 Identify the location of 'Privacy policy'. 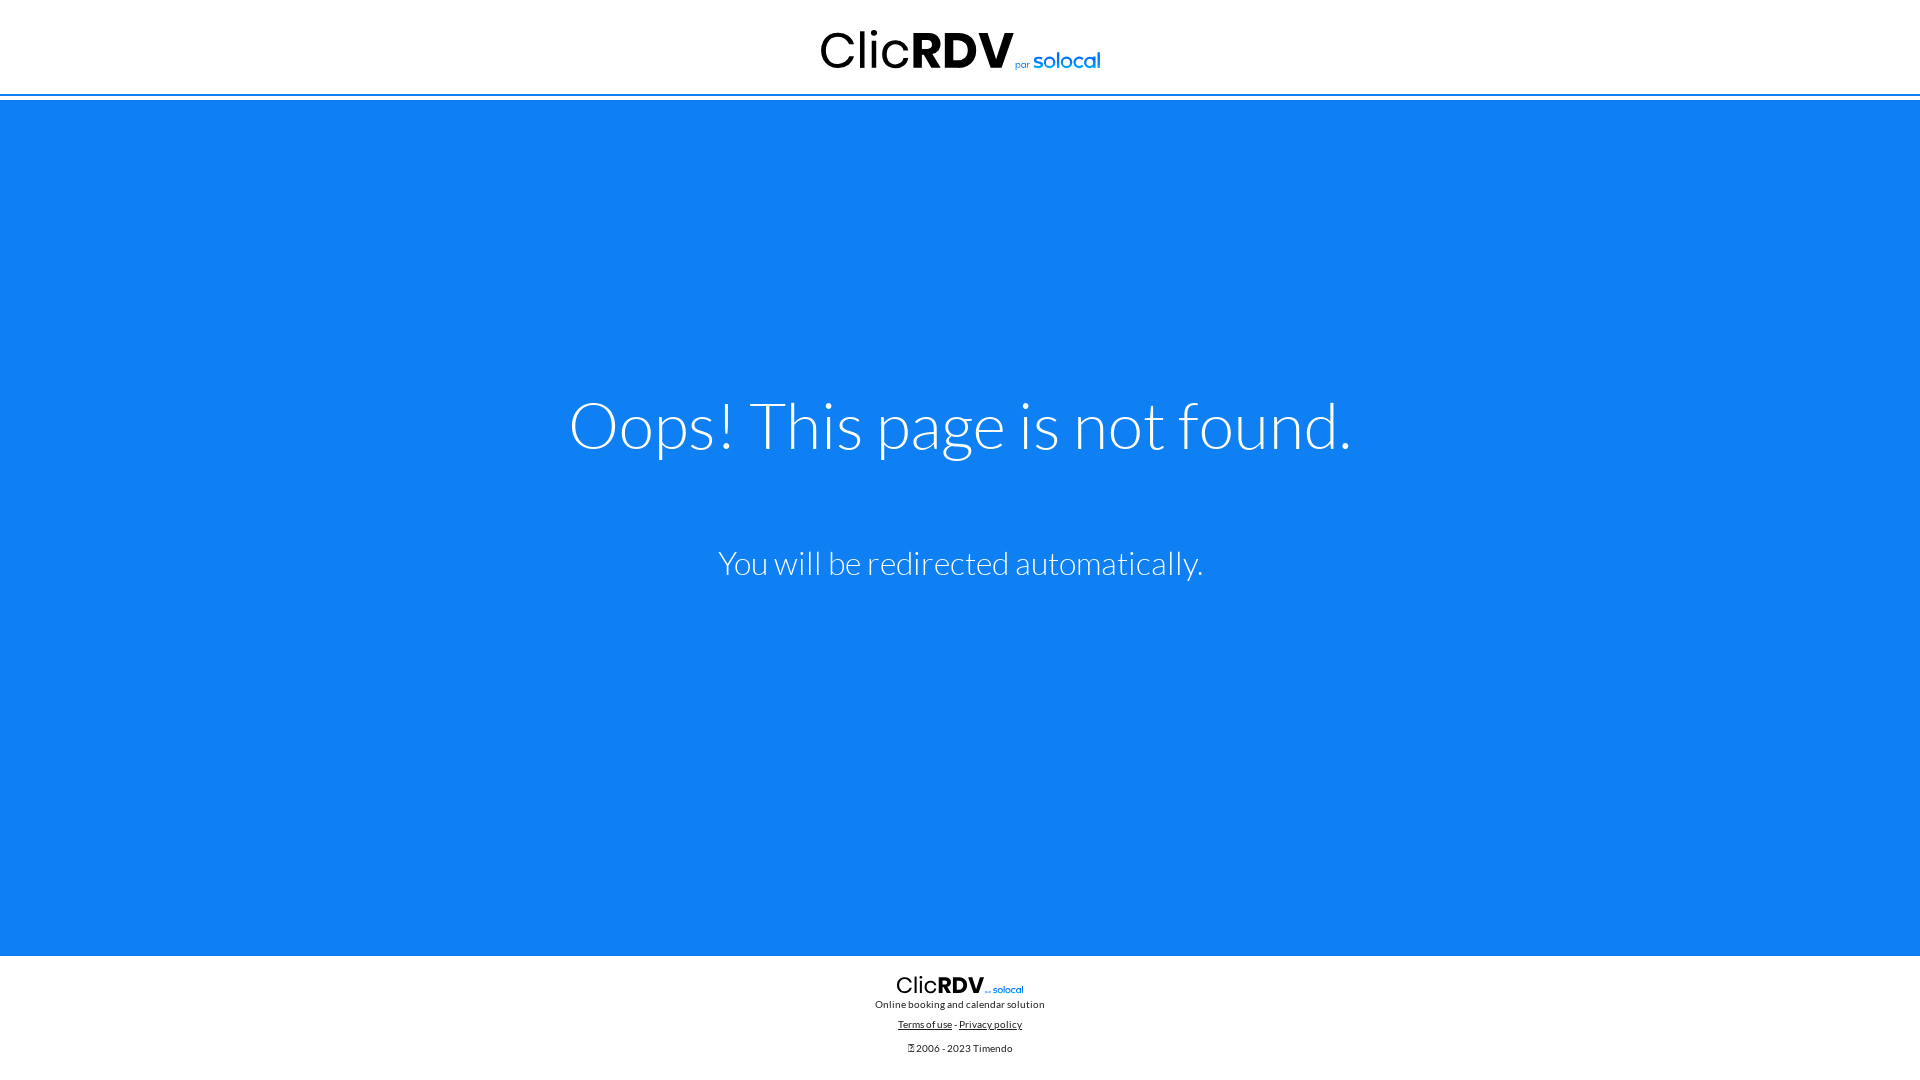
(990, 1023).